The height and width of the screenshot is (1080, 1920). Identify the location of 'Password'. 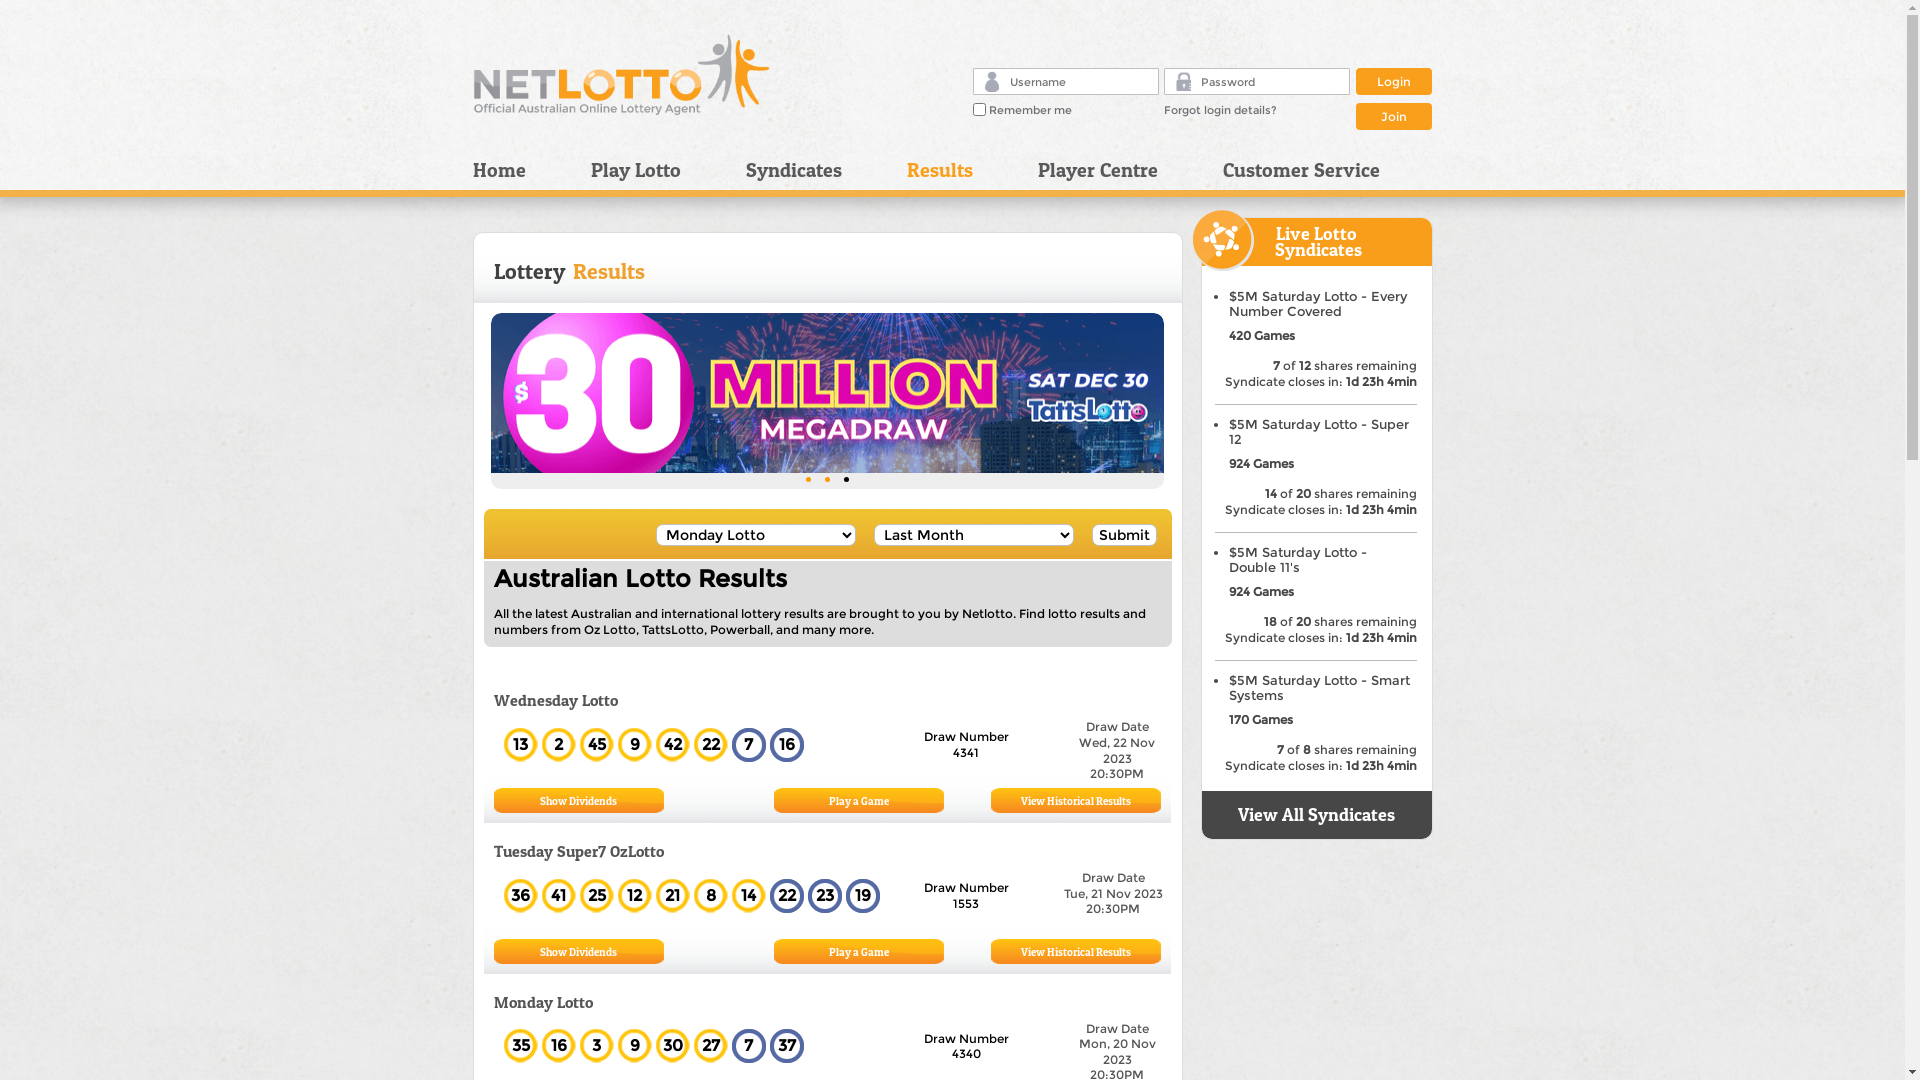
(1176, 79).